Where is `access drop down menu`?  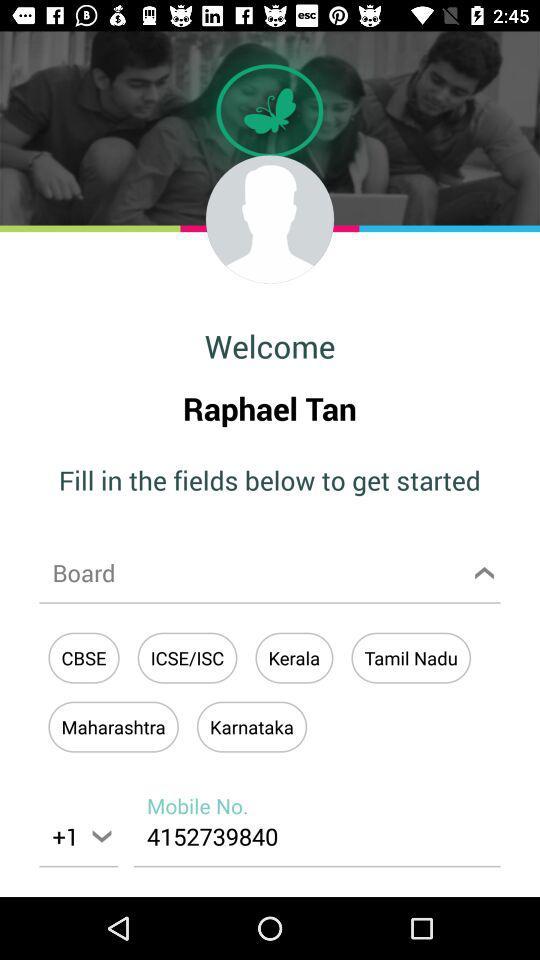 access drop down menu is located at coordinates (270, 572).